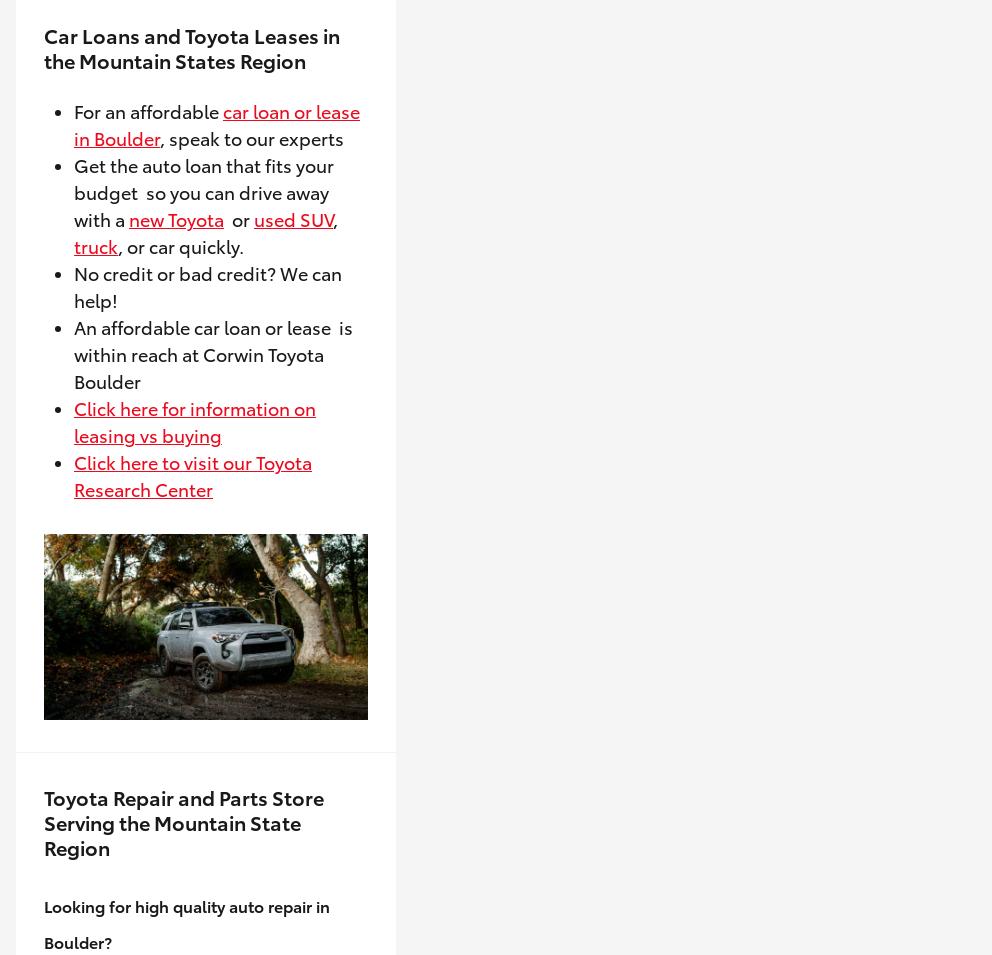 The image size is (992, 955). I want to click on 'Toyota Repair and Parts Store Serving the Mountain State Region', so click(44, 821).